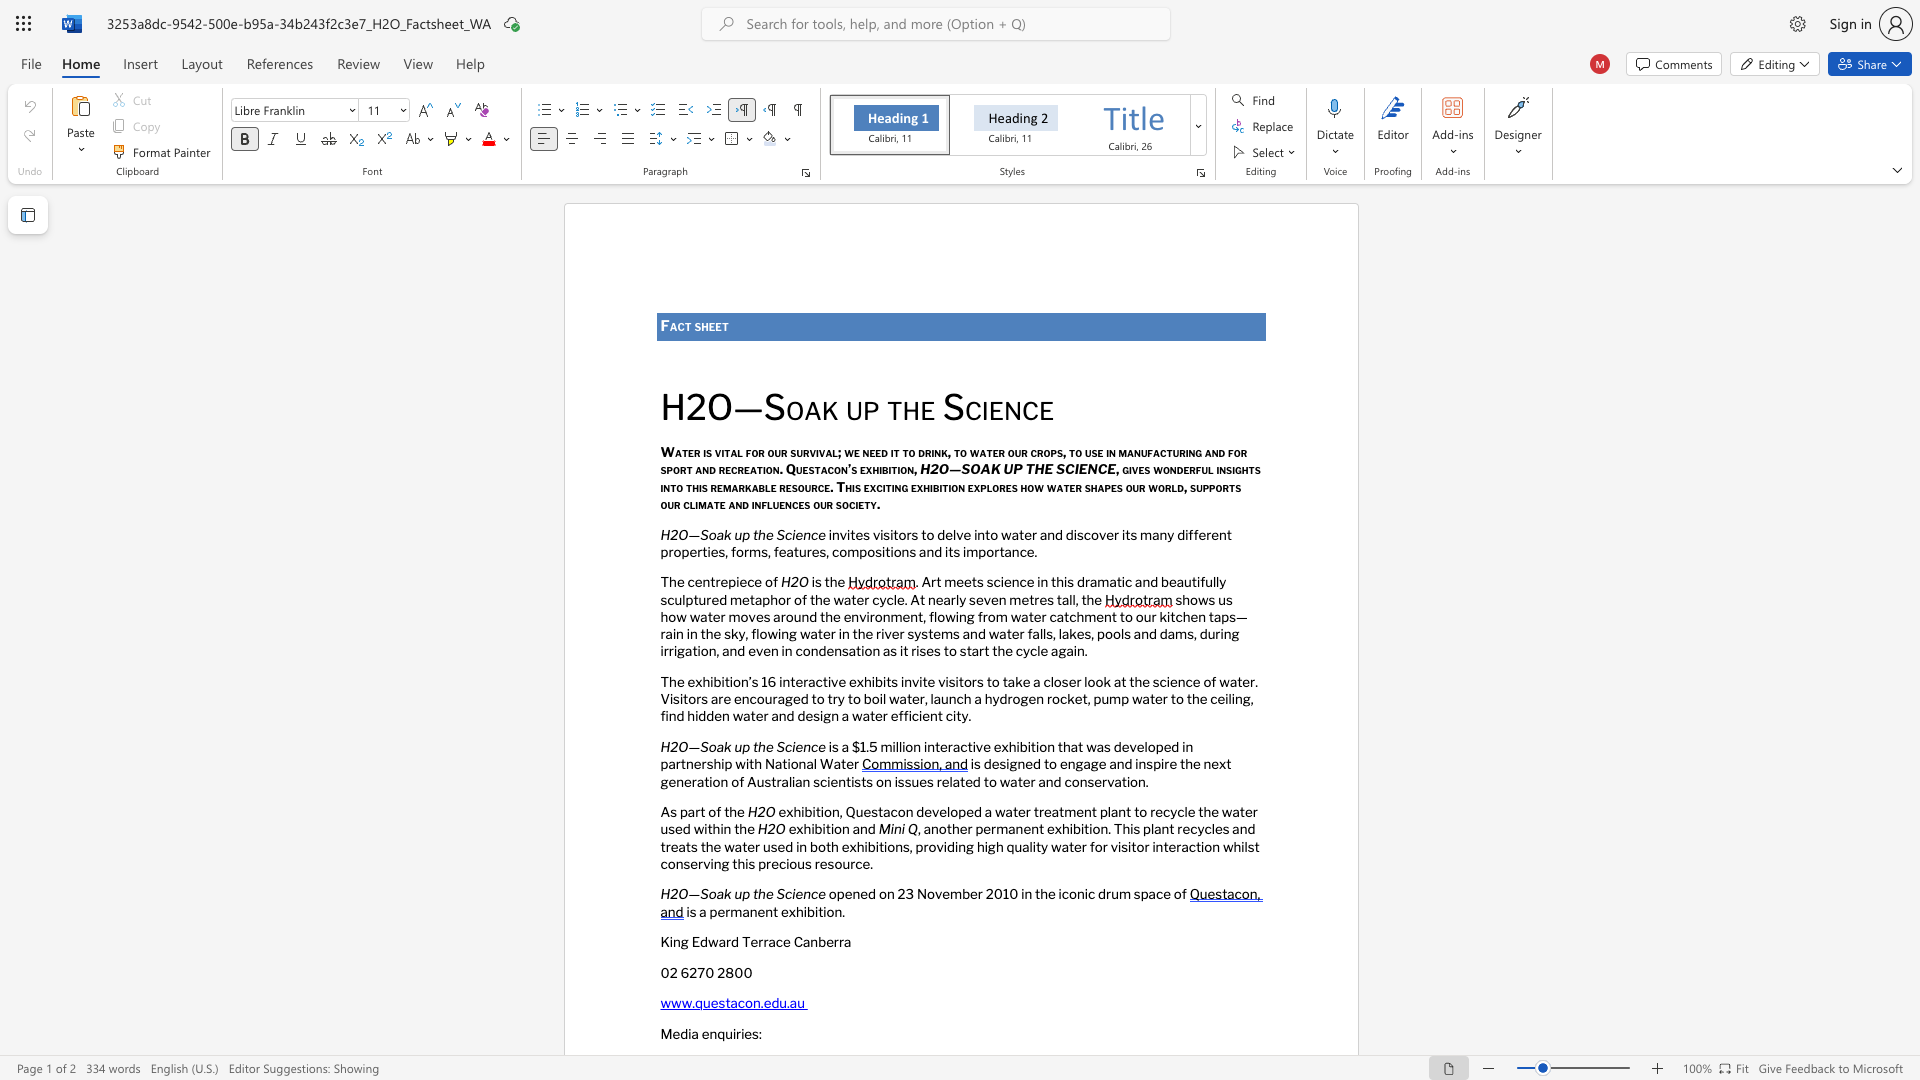 The image size is (1920, 1080). Describe the element at coordinates (990, 406) in the screenshot. I see `the space between the continuous character "i" and "e" in the text` at that location.